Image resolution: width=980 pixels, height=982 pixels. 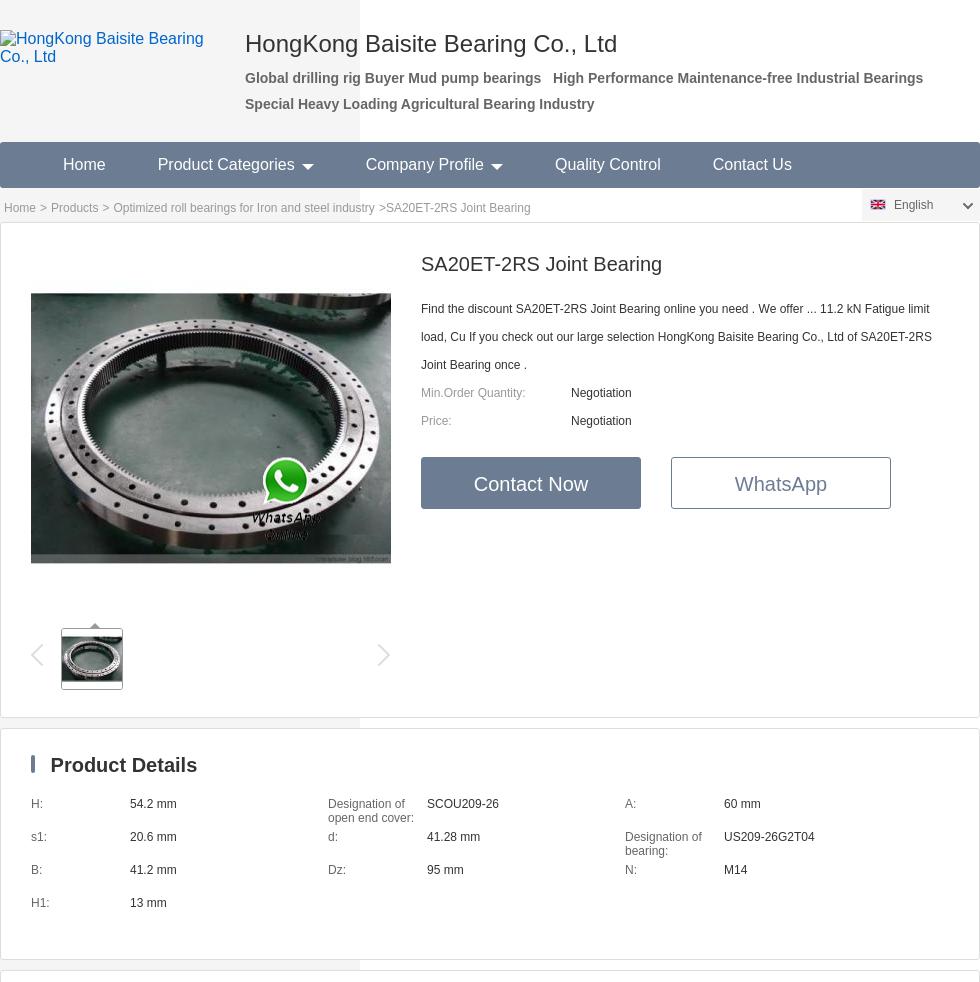 I want to click on 'WhatsApp', so click(x=780, y=484).